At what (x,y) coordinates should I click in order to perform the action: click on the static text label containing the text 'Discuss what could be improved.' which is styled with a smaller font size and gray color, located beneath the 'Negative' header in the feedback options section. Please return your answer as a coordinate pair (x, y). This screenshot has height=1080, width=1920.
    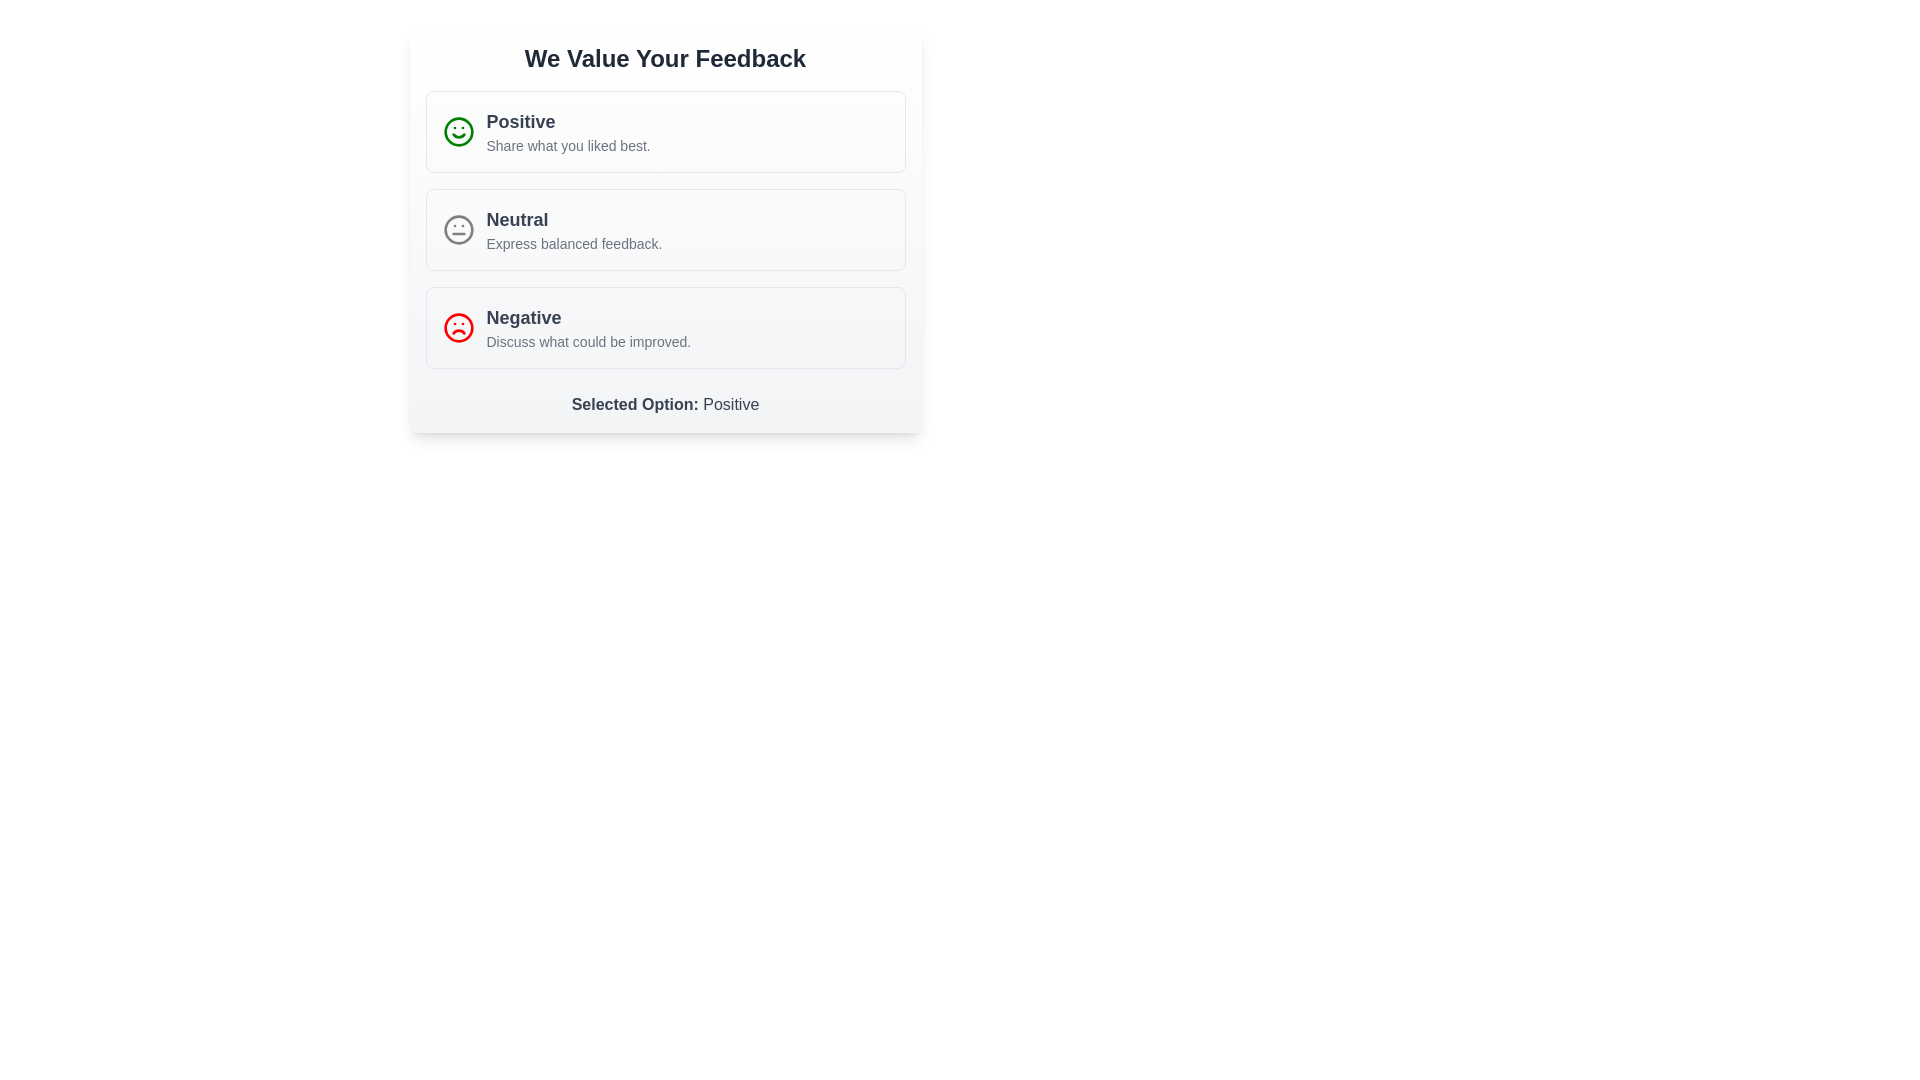
    Looking at the image, I should click on (587, 341).